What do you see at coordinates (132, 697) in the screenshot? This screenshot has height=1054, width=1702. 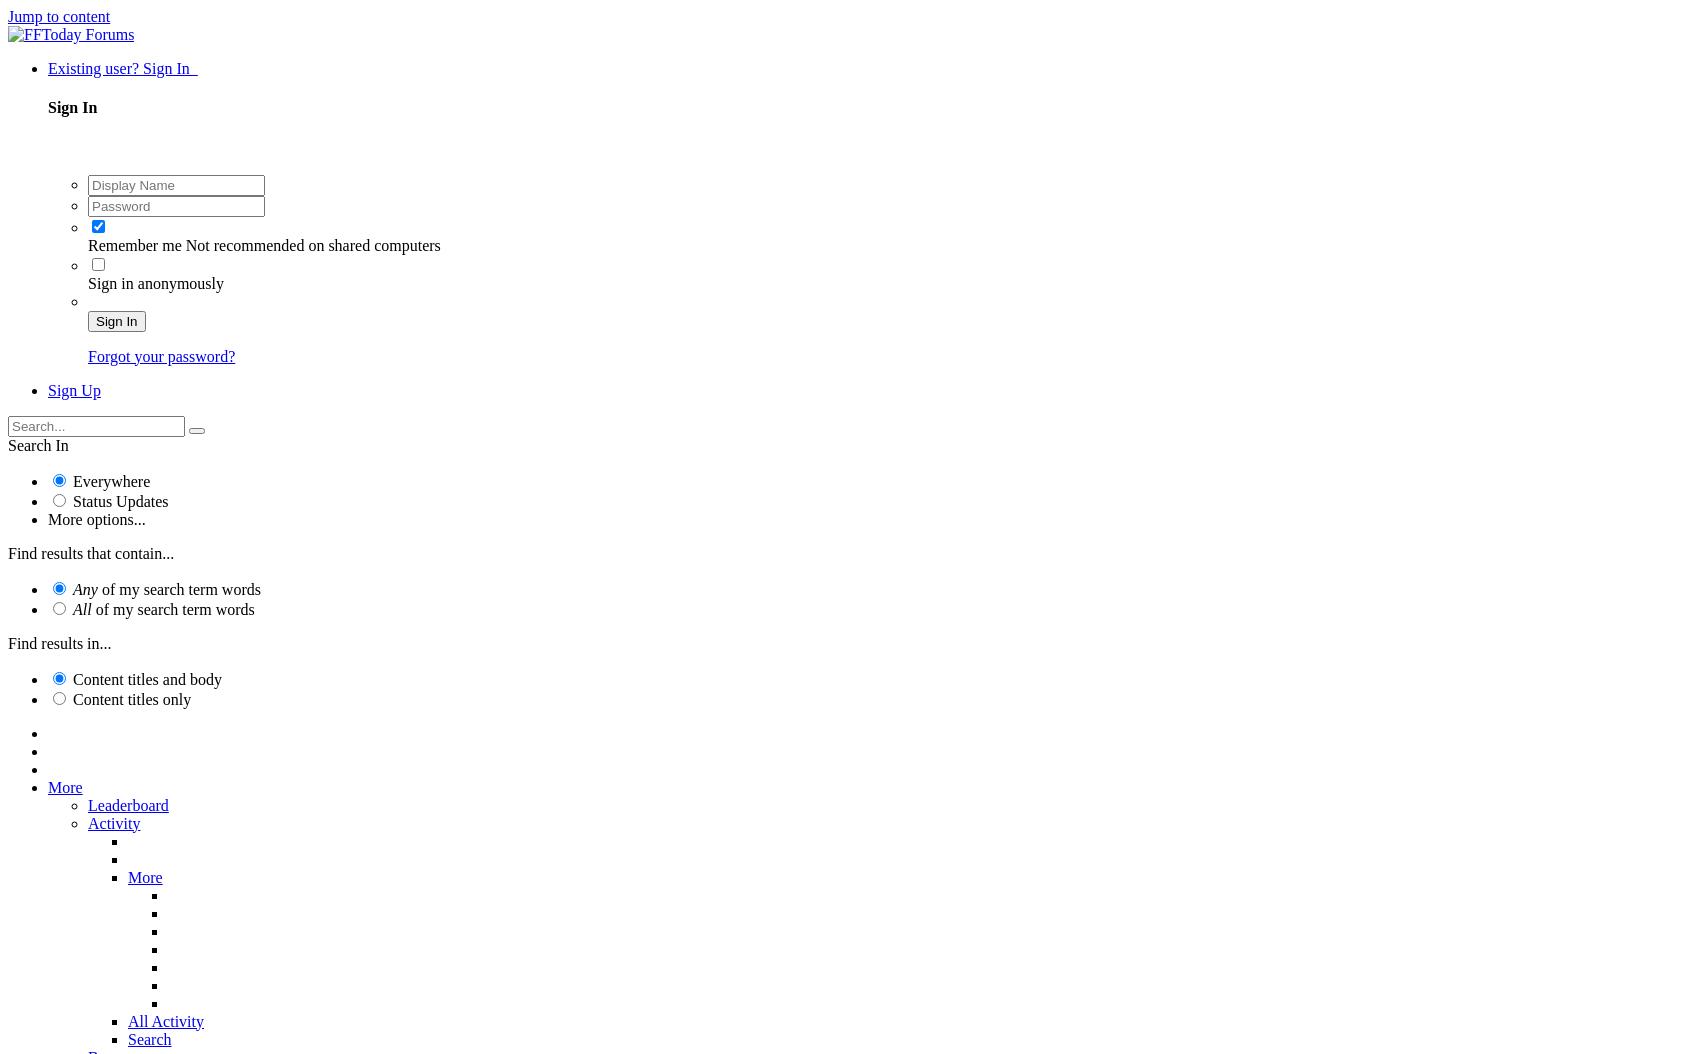 I see `'Content titles only'` at bounding box center [132, 697].